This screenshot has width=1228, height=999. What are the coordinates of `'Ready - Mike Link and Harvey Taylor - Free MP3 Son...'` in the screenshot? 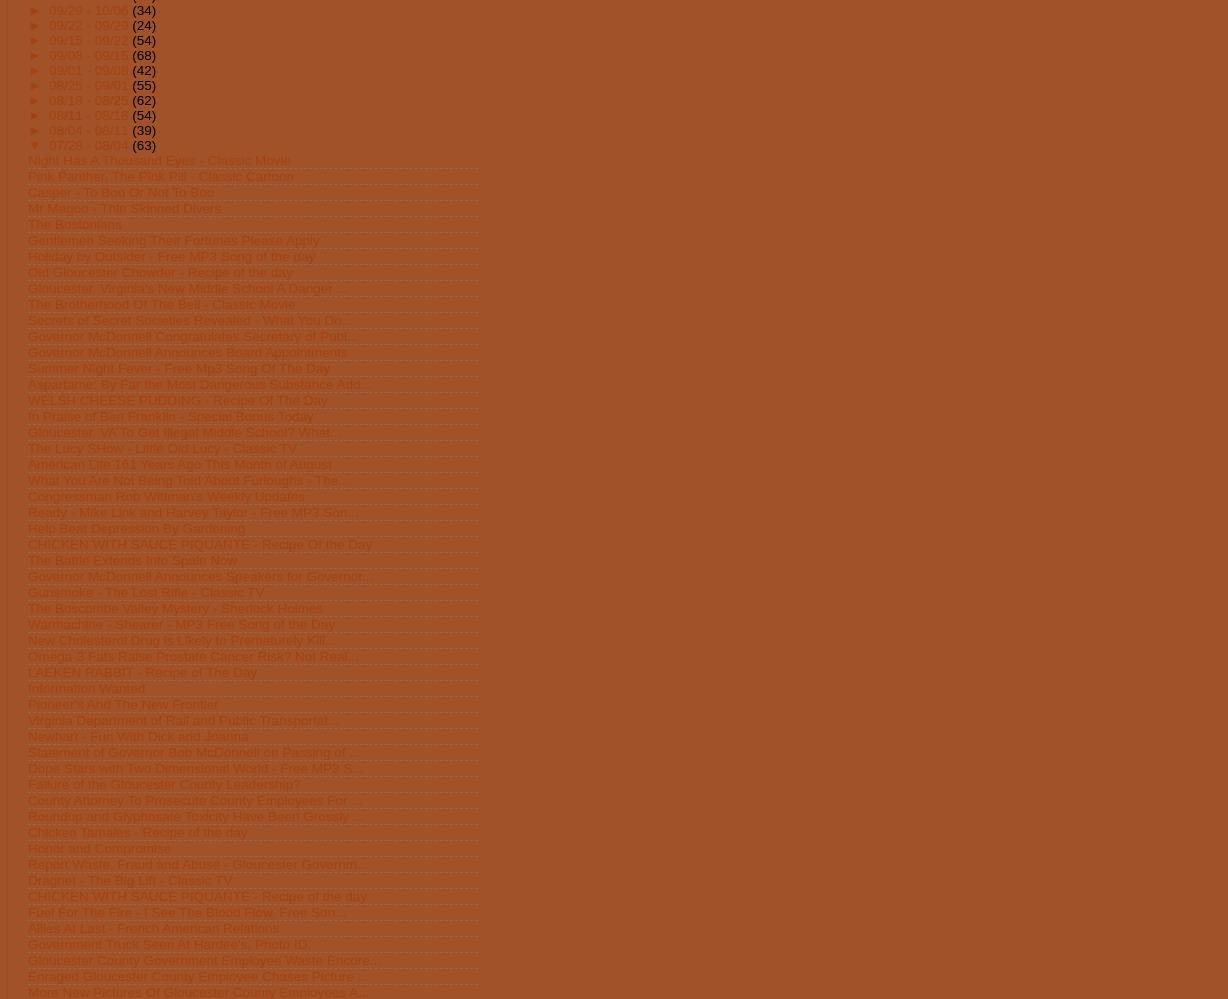 It's located at (192, 510).